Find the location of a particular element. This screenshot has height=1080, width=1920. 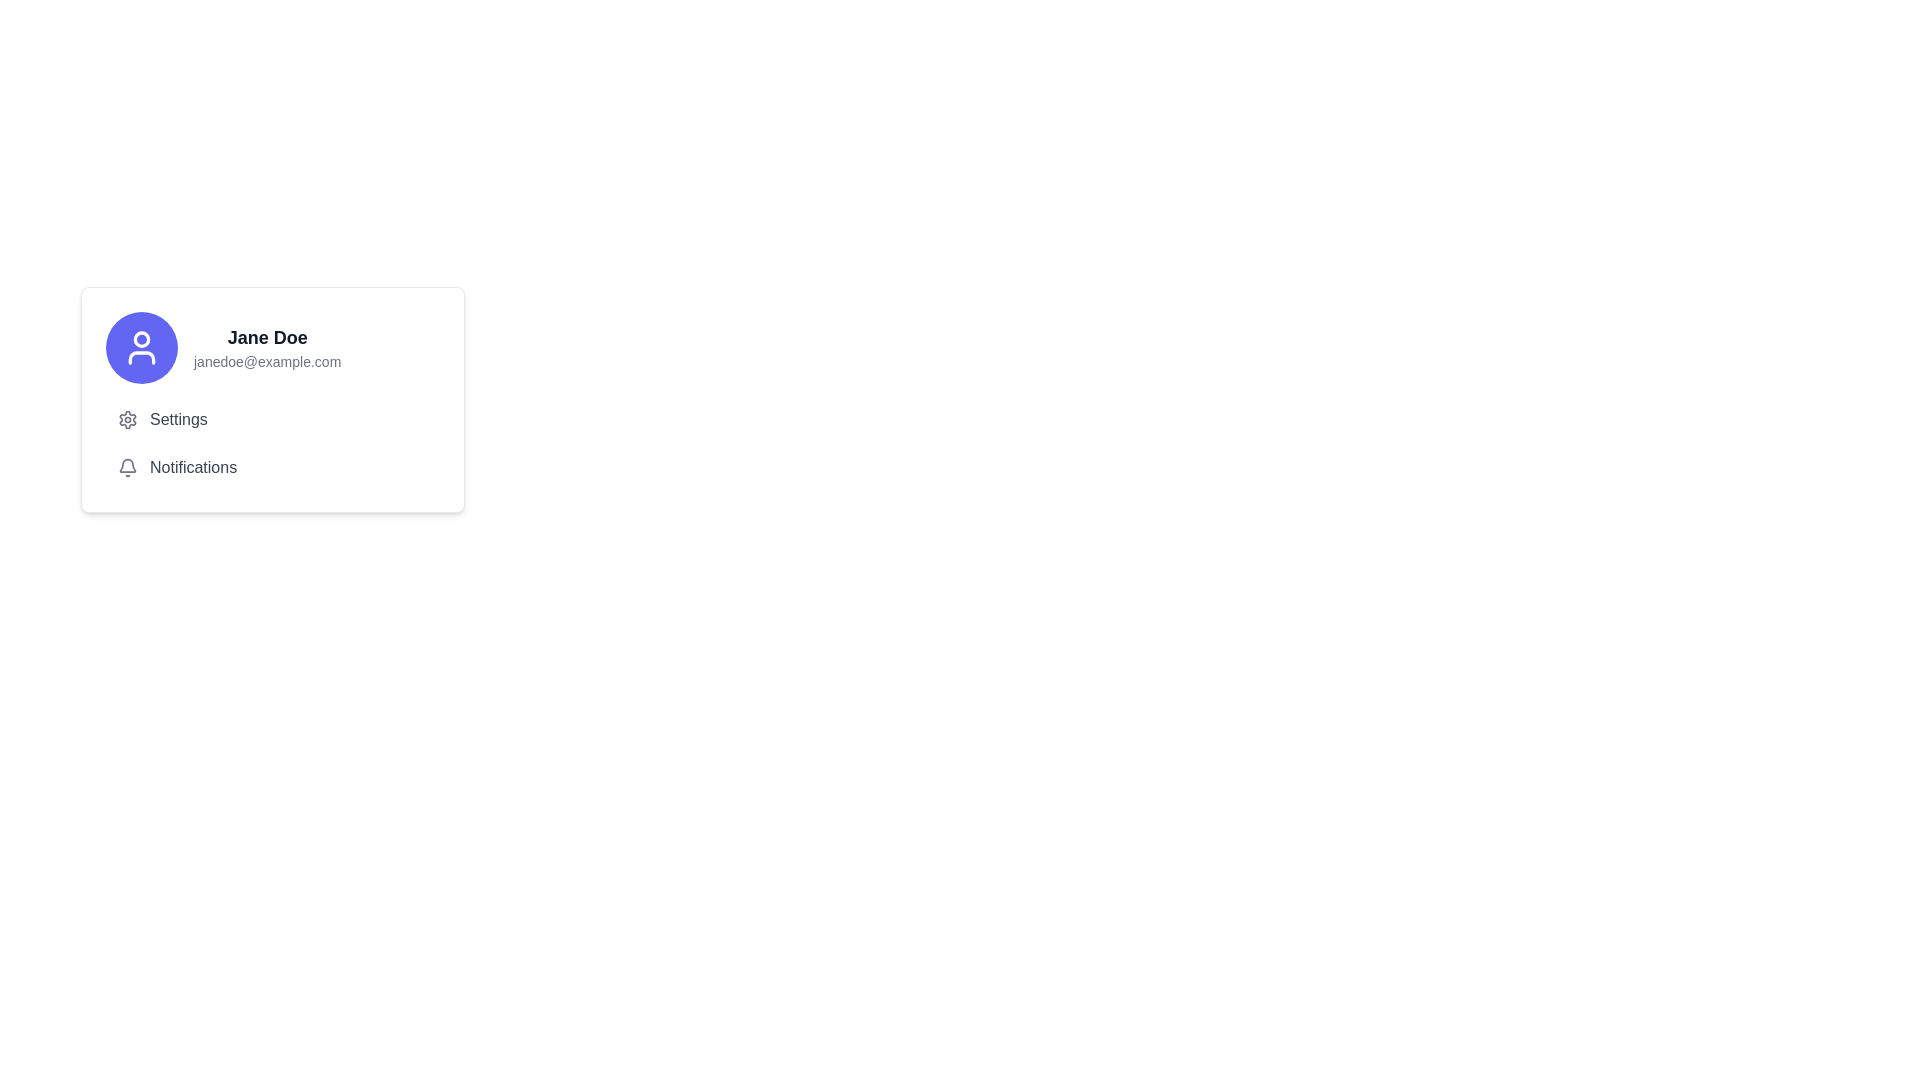

the bell icon representing notifications, which is styled with a minimalistic, outlined design in gray color, located to the left of the text 'Notifications' within the 'Settings' section is located at coordinates (127, 467).